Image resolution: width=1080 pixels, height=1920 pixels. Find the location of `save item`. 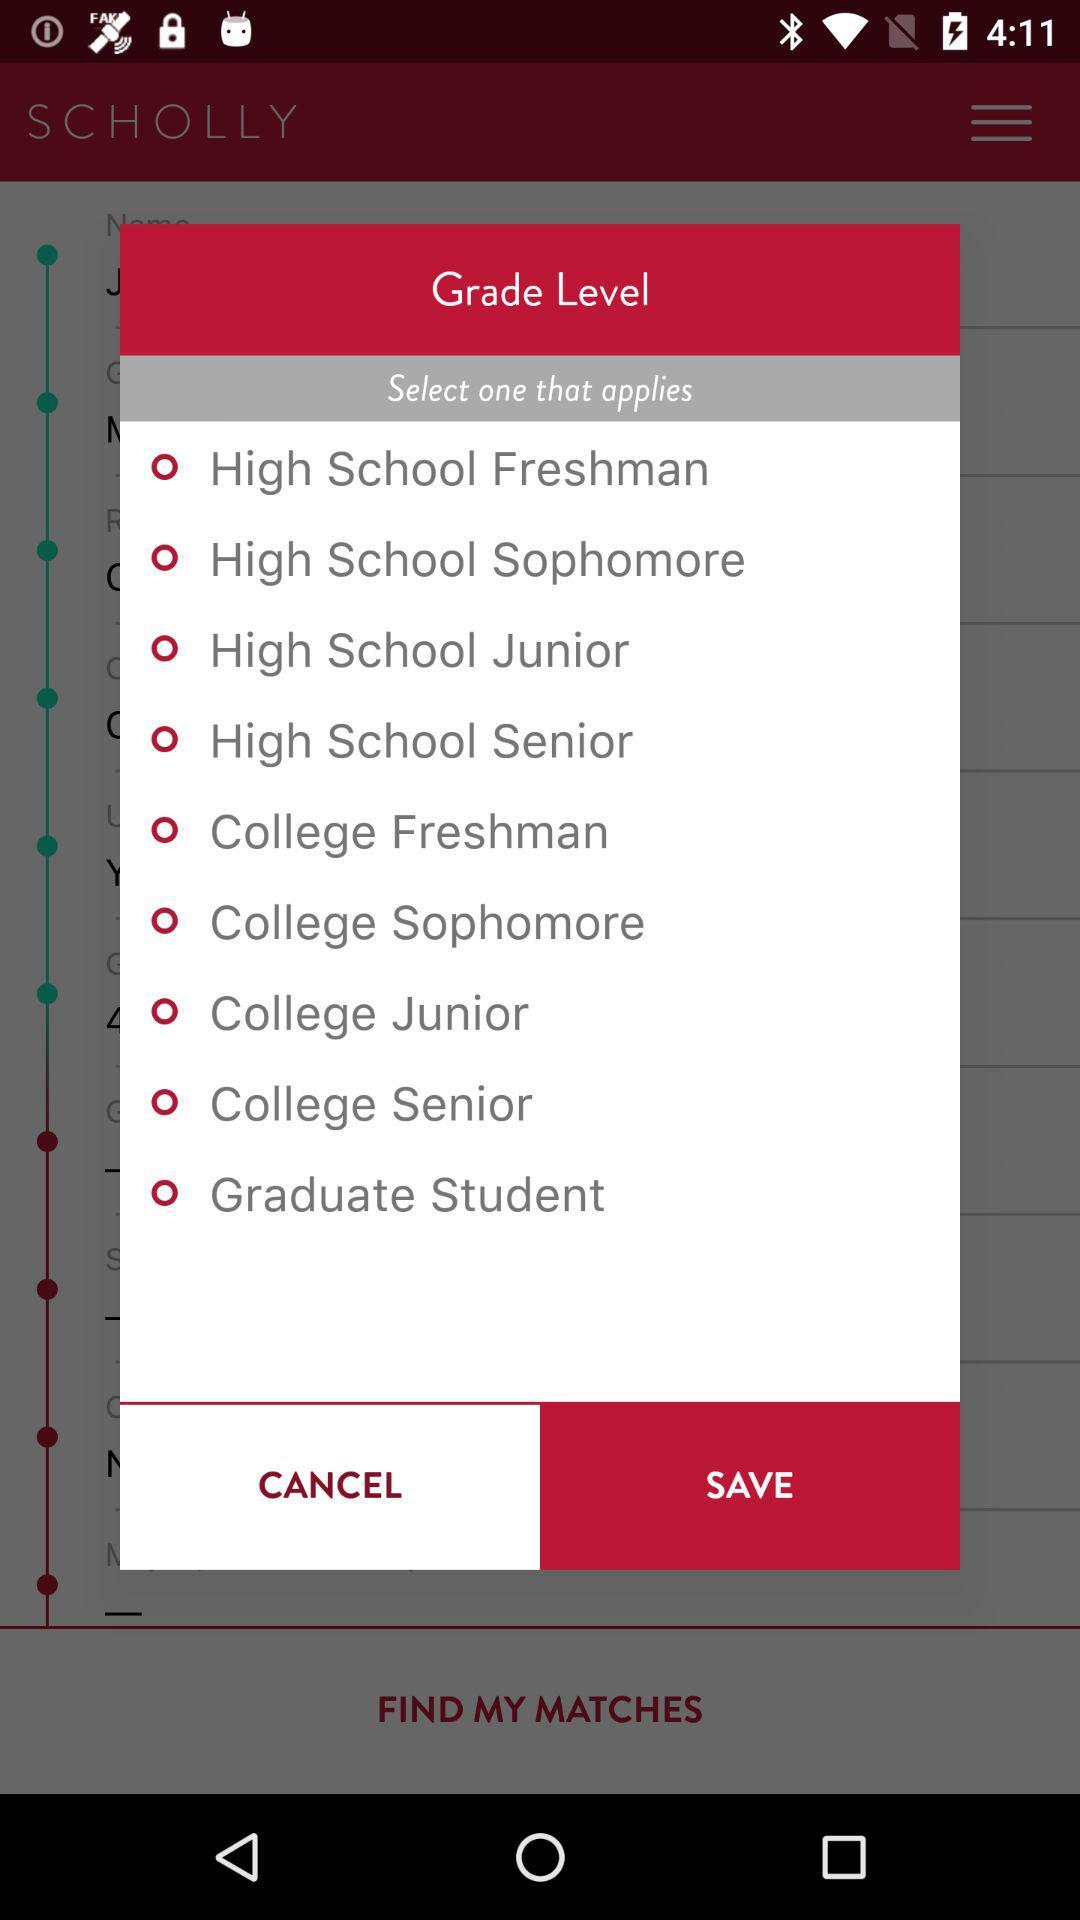

save item is located at coordinates (749, 1485).